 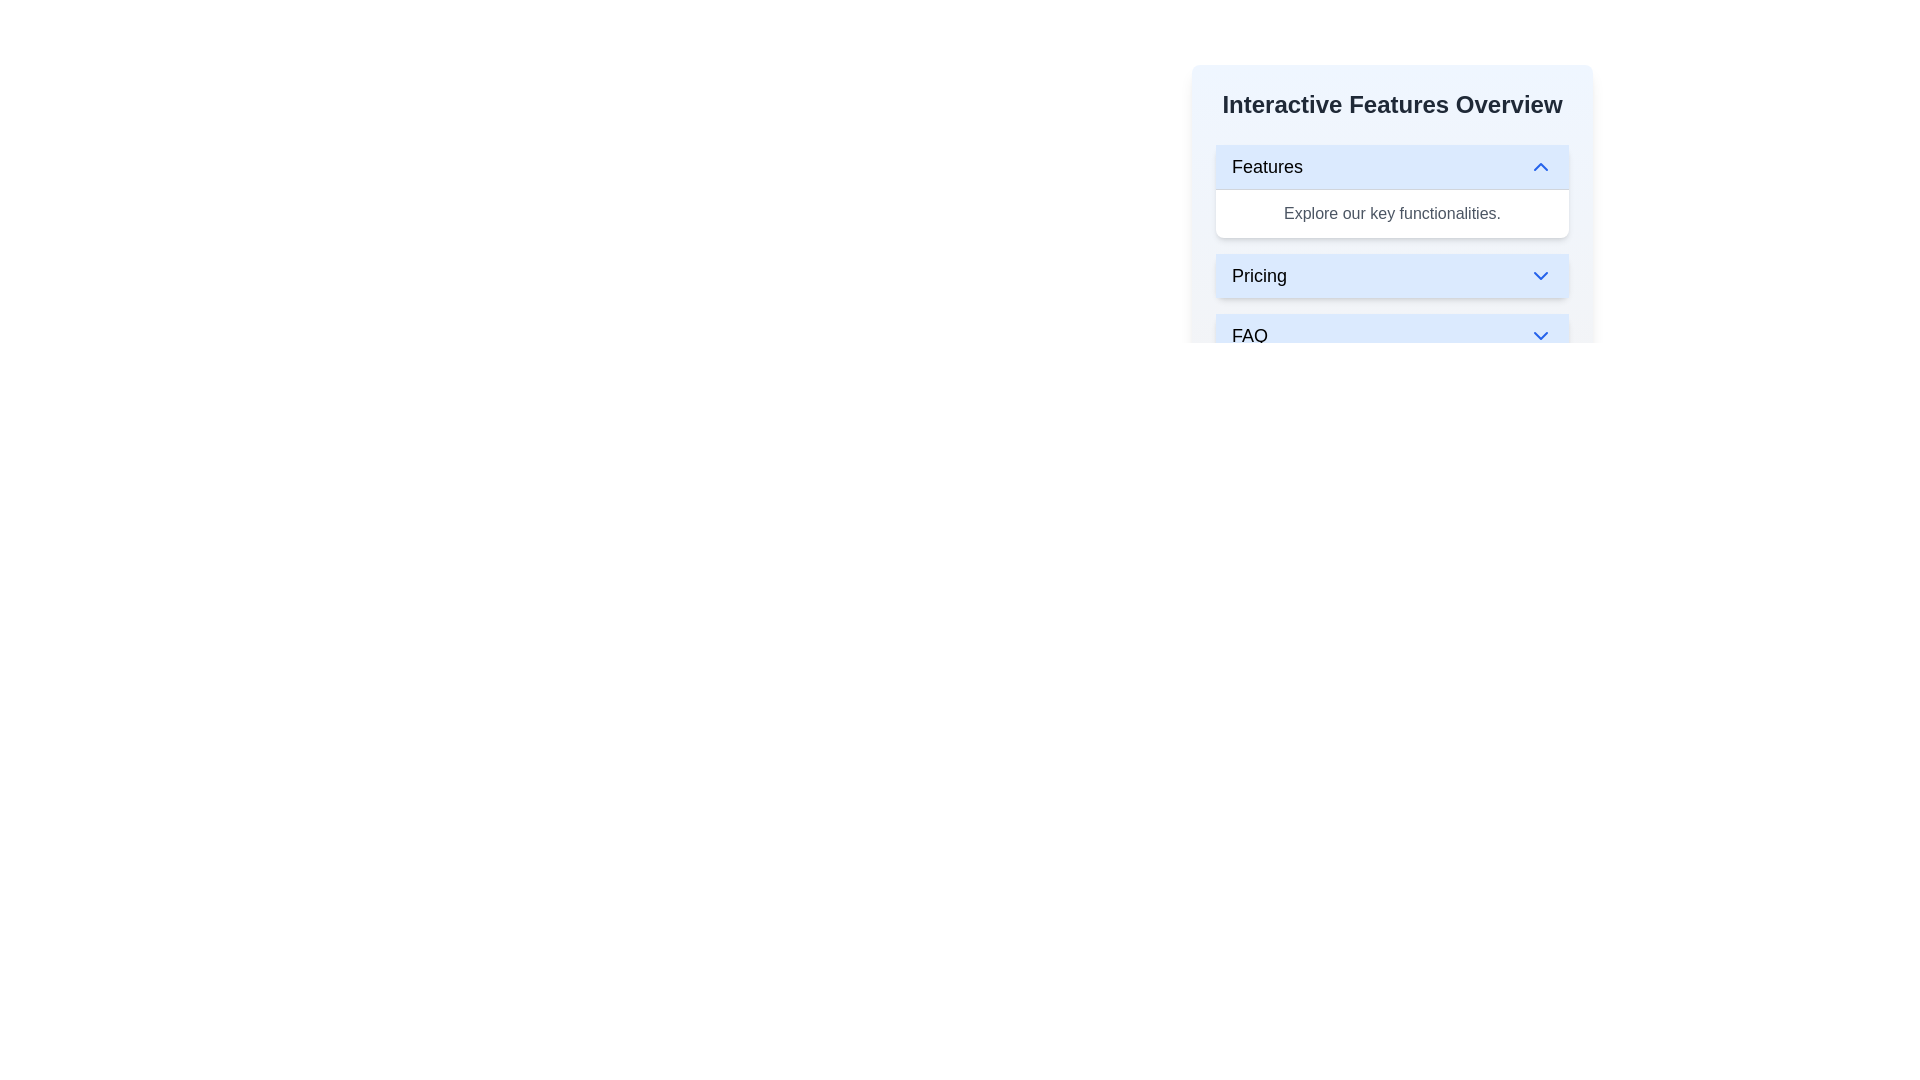 I want to click on text of the 'Features' label, which is styled in bold font within a light blue rectangular section, so click(x=1266, y=165).